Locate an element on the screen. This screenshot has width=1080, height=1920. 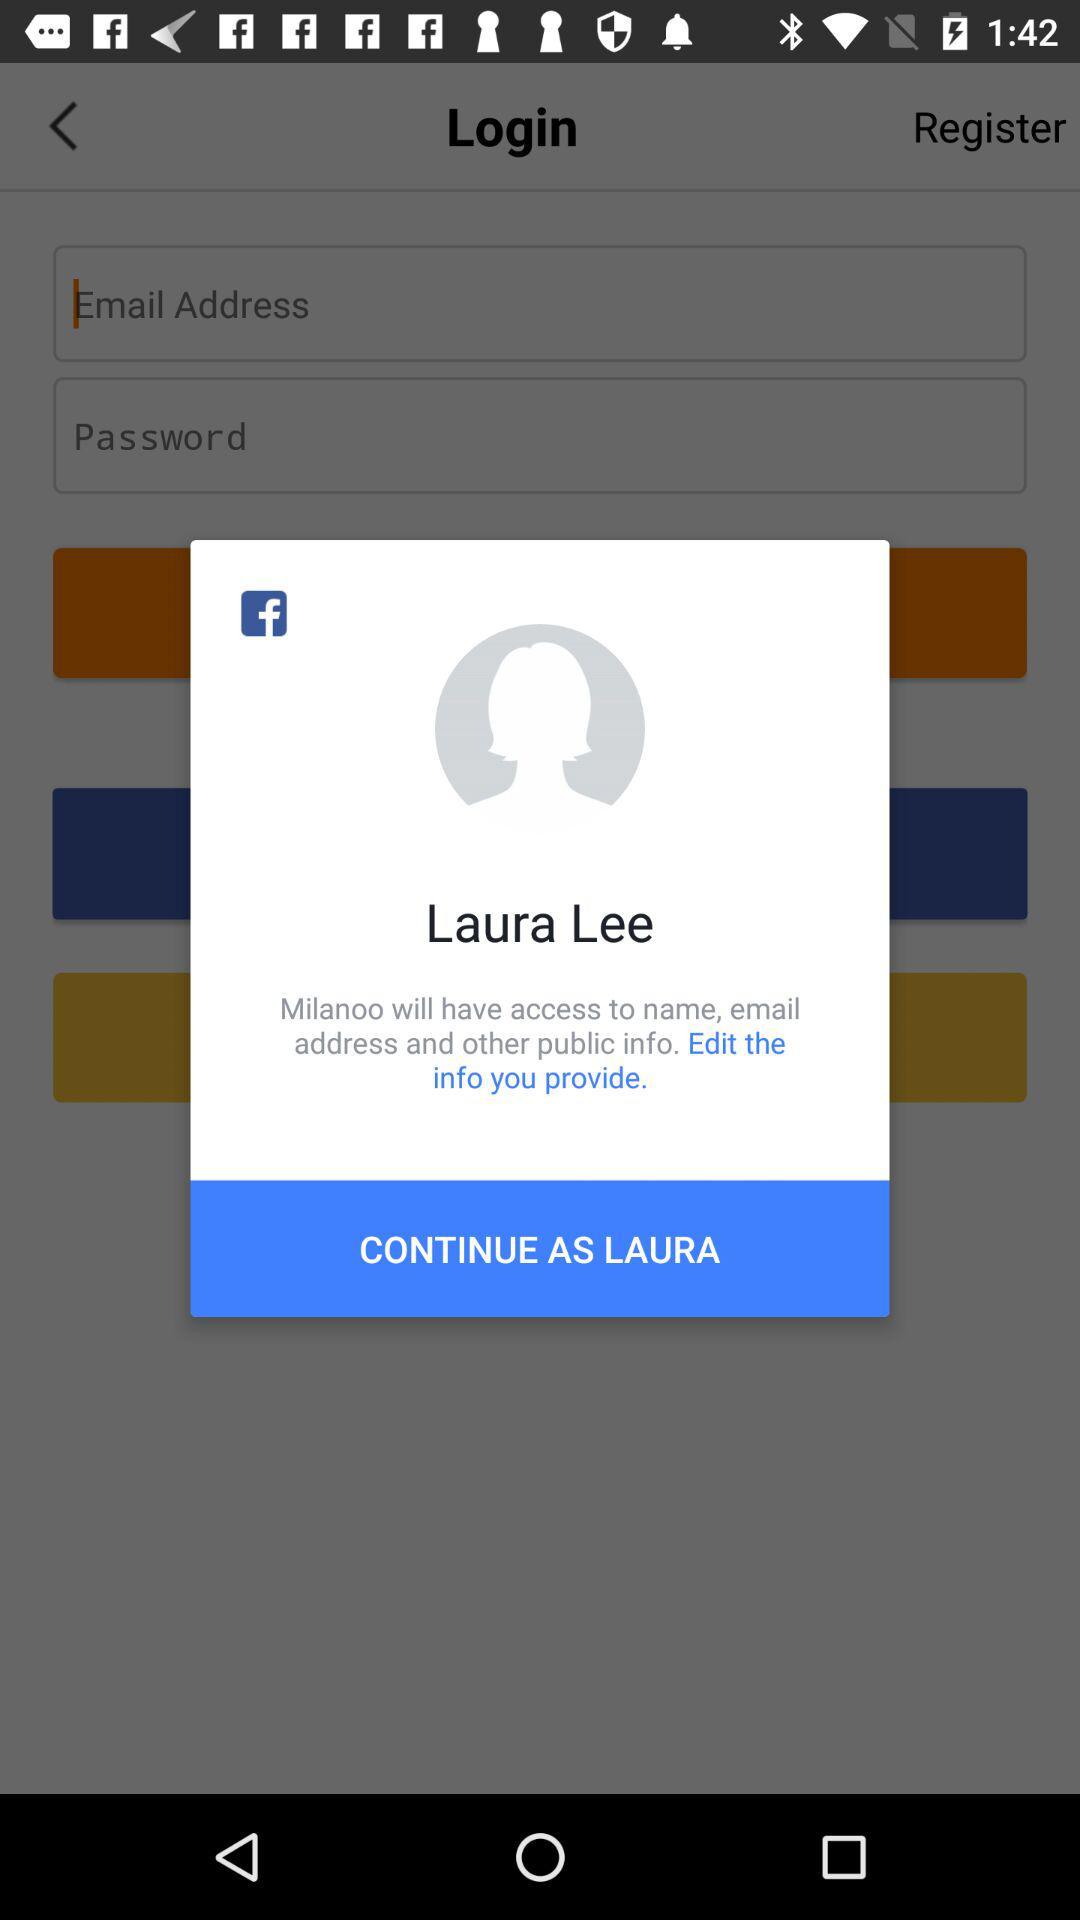
item below the milanoo will have is located at coordinates (540, 1247).